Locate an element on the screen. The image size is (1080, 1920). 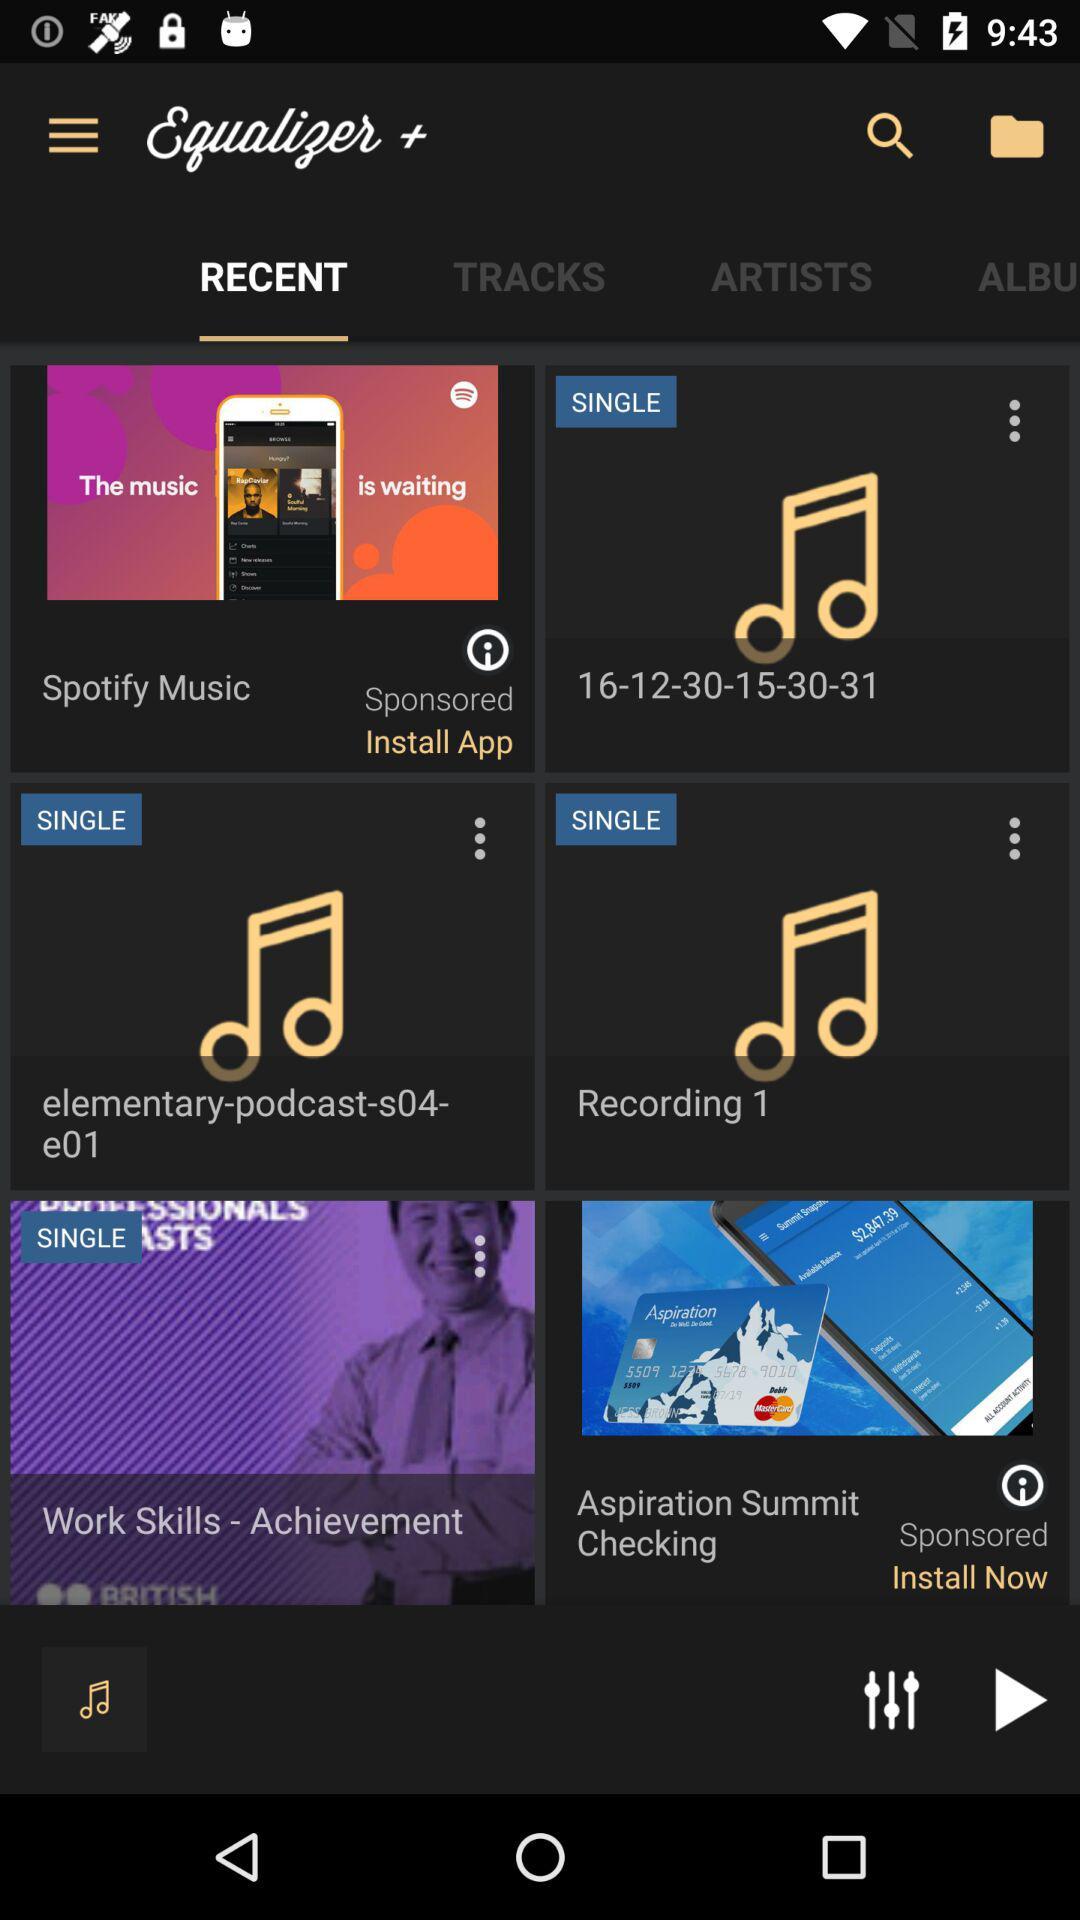
the three vertical dot icon shown on the first right image from the top is located at coordinates (1014, 419).